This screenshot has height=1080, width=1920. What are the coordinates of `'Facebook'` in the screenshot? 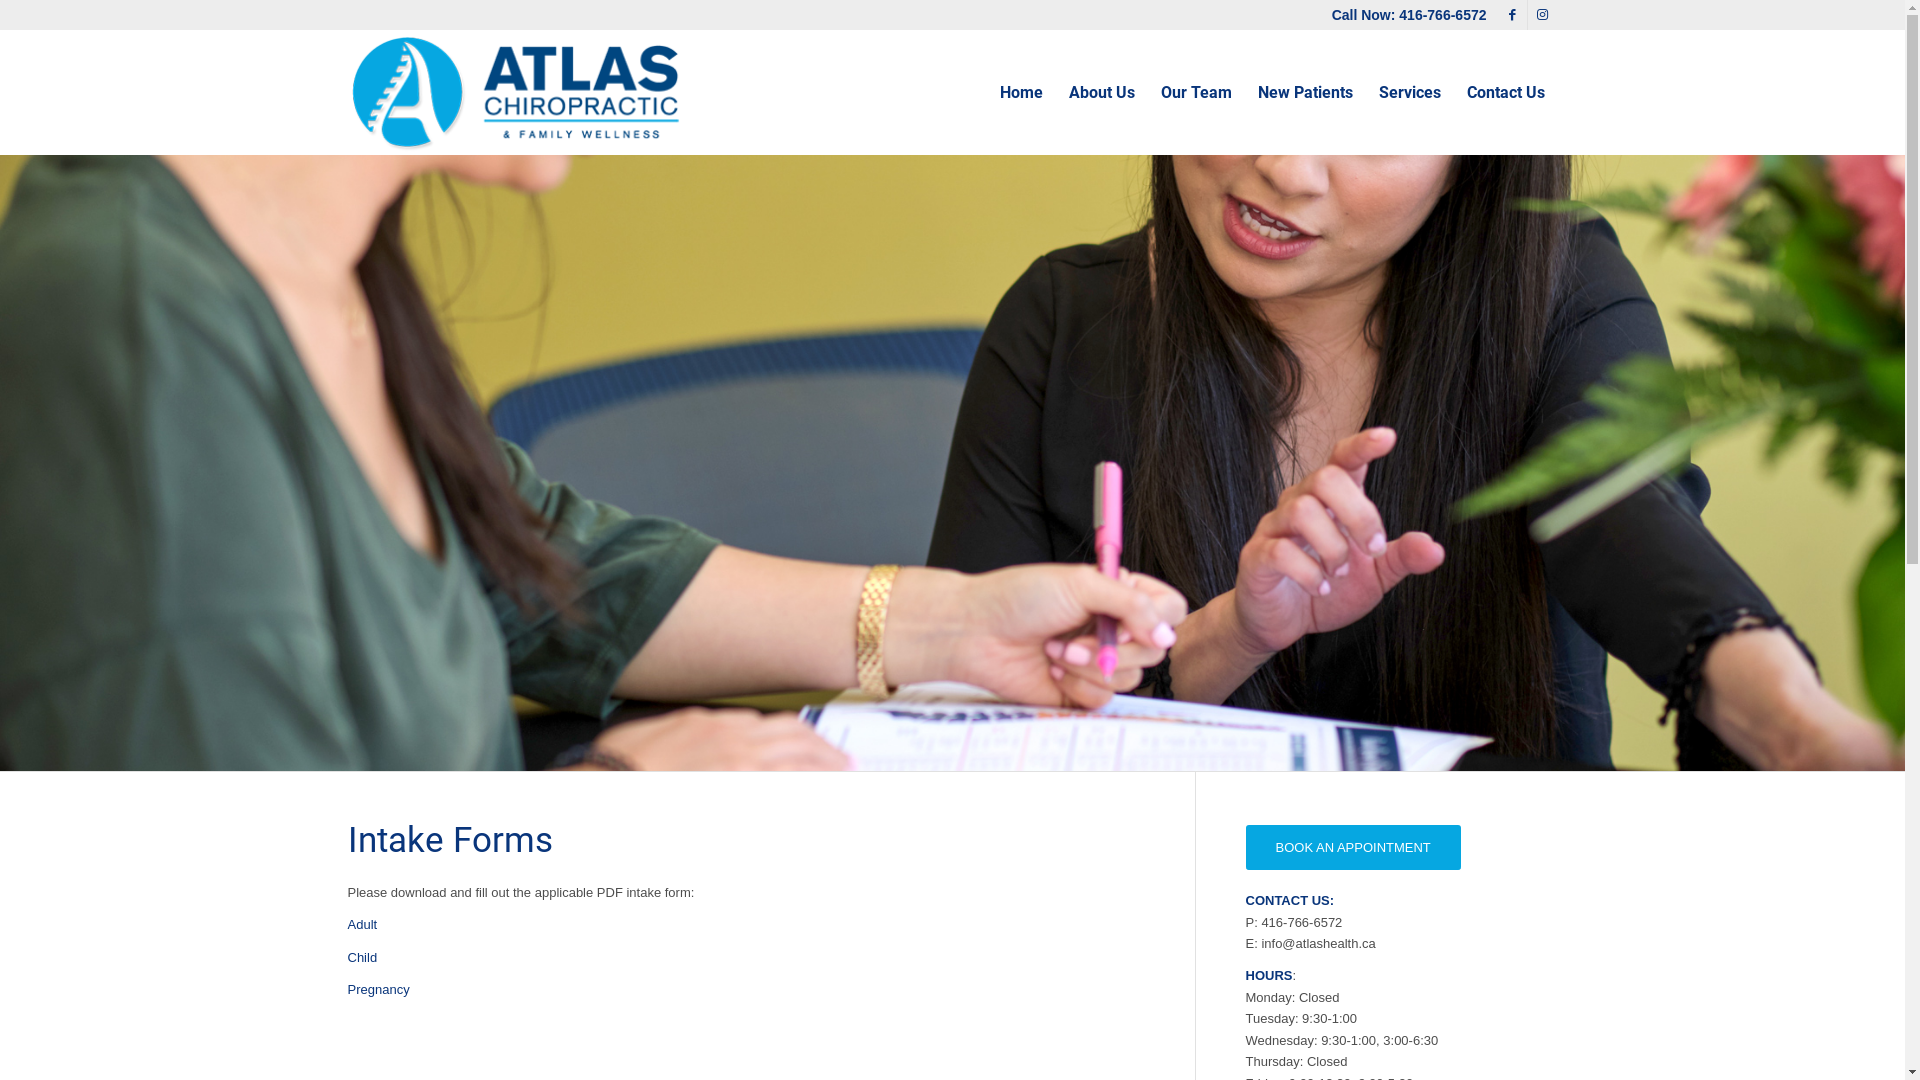 It's located at (1512, 15).